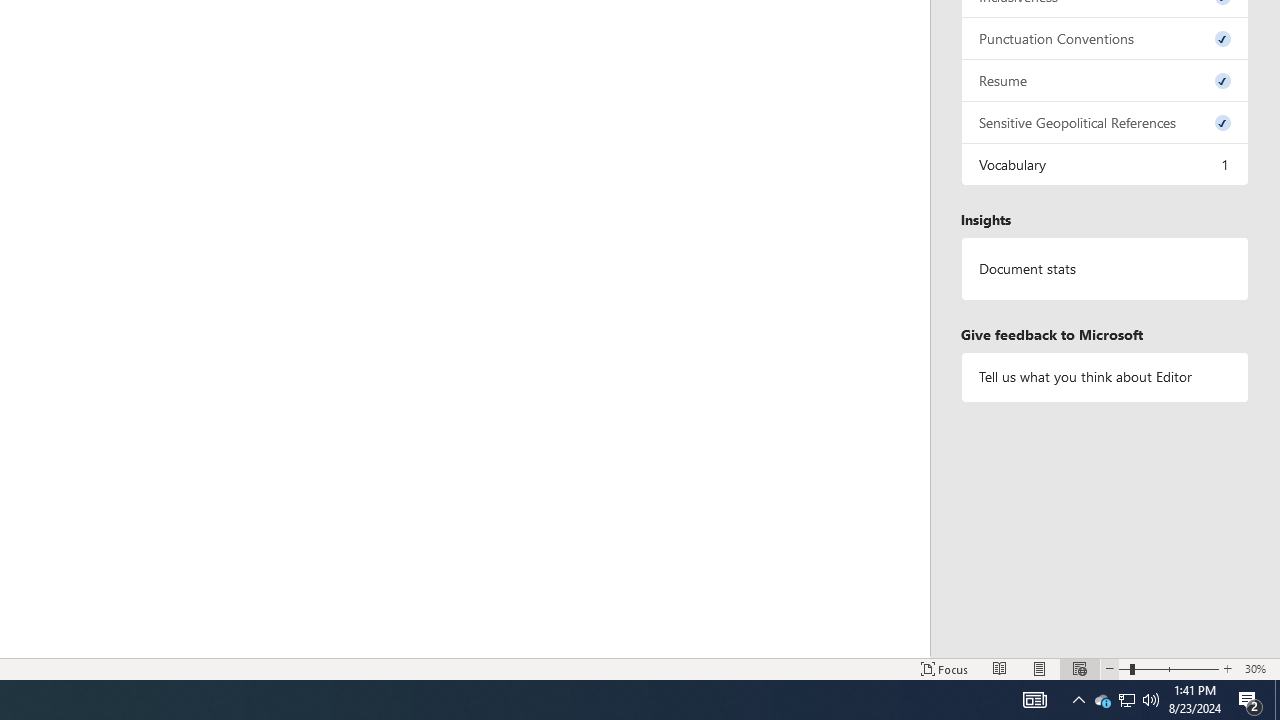  What do you see at coordinates (1104, 377) in the screenshot?
I see `'Tell us what you think about Editor'` at bounding box center [1104, 377].